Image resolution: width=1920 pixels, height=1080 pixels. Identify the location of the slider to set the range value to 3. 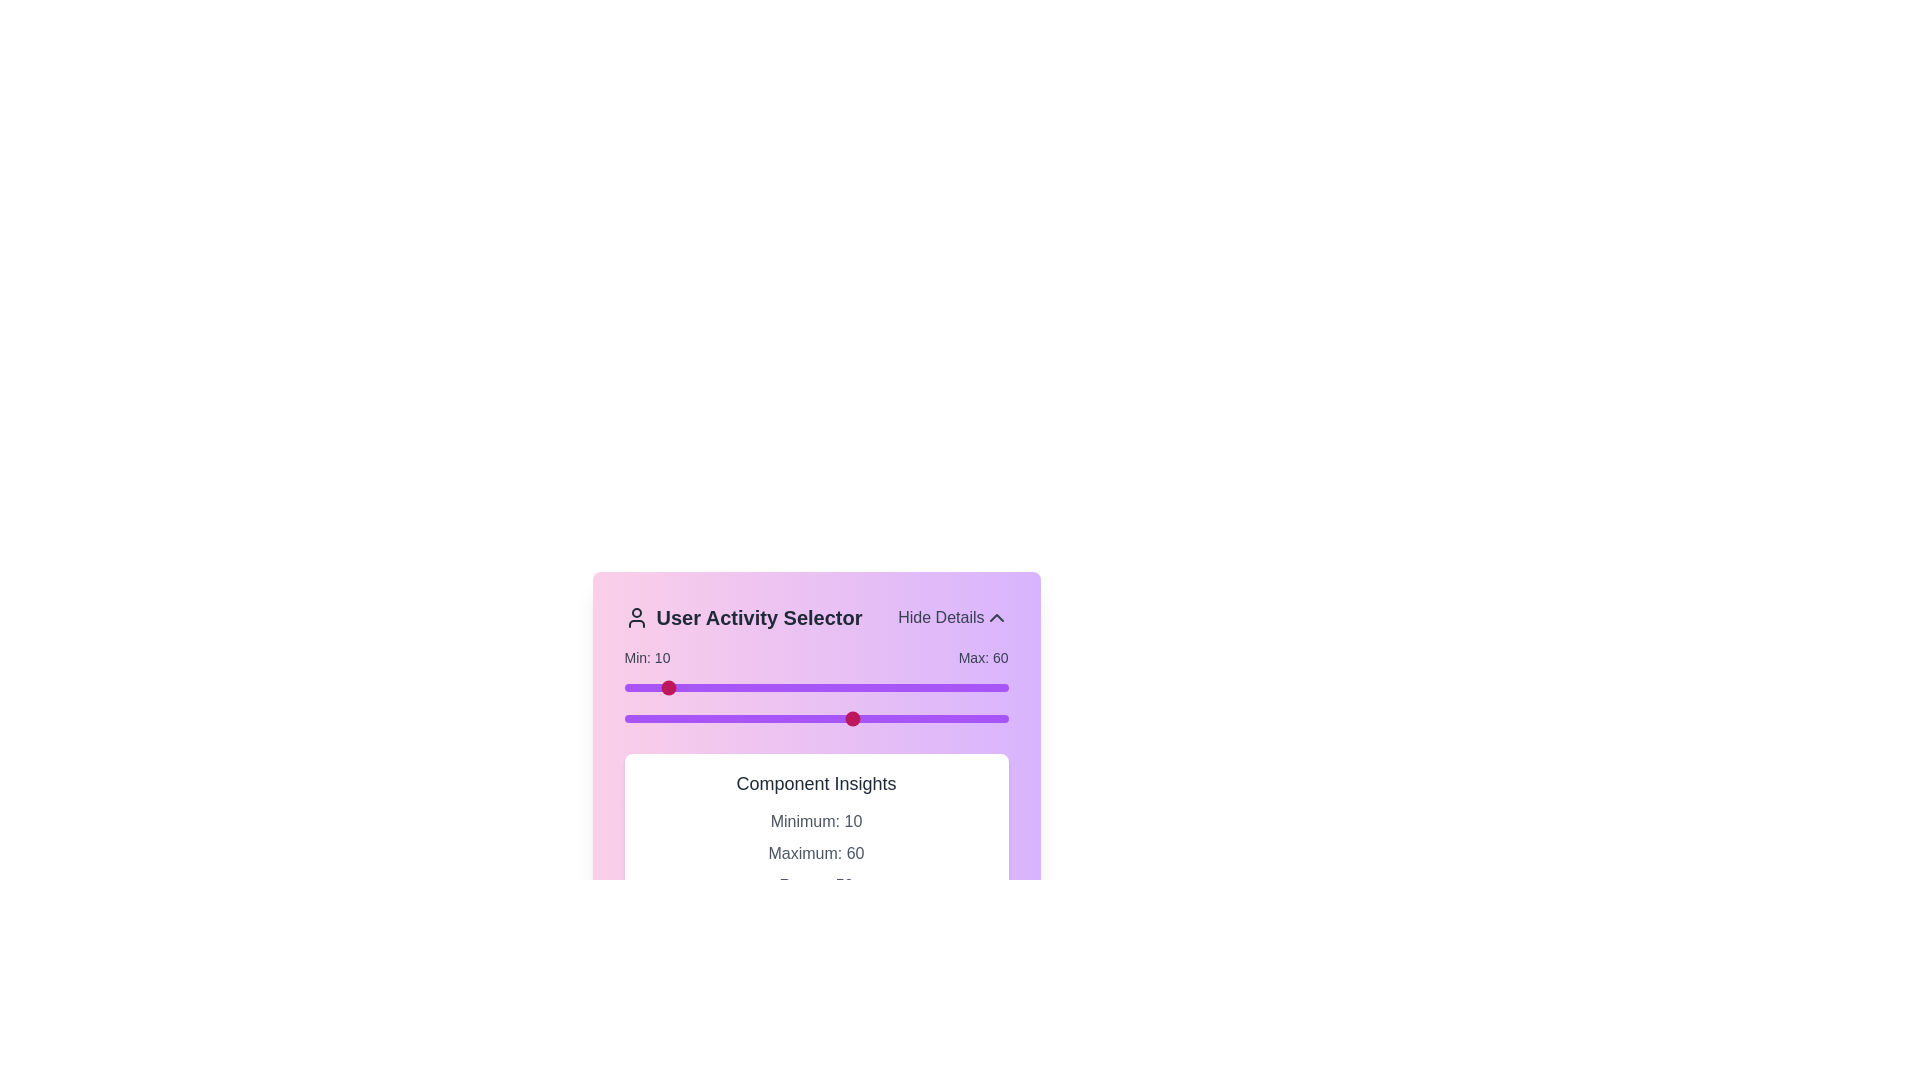
(635, 686).